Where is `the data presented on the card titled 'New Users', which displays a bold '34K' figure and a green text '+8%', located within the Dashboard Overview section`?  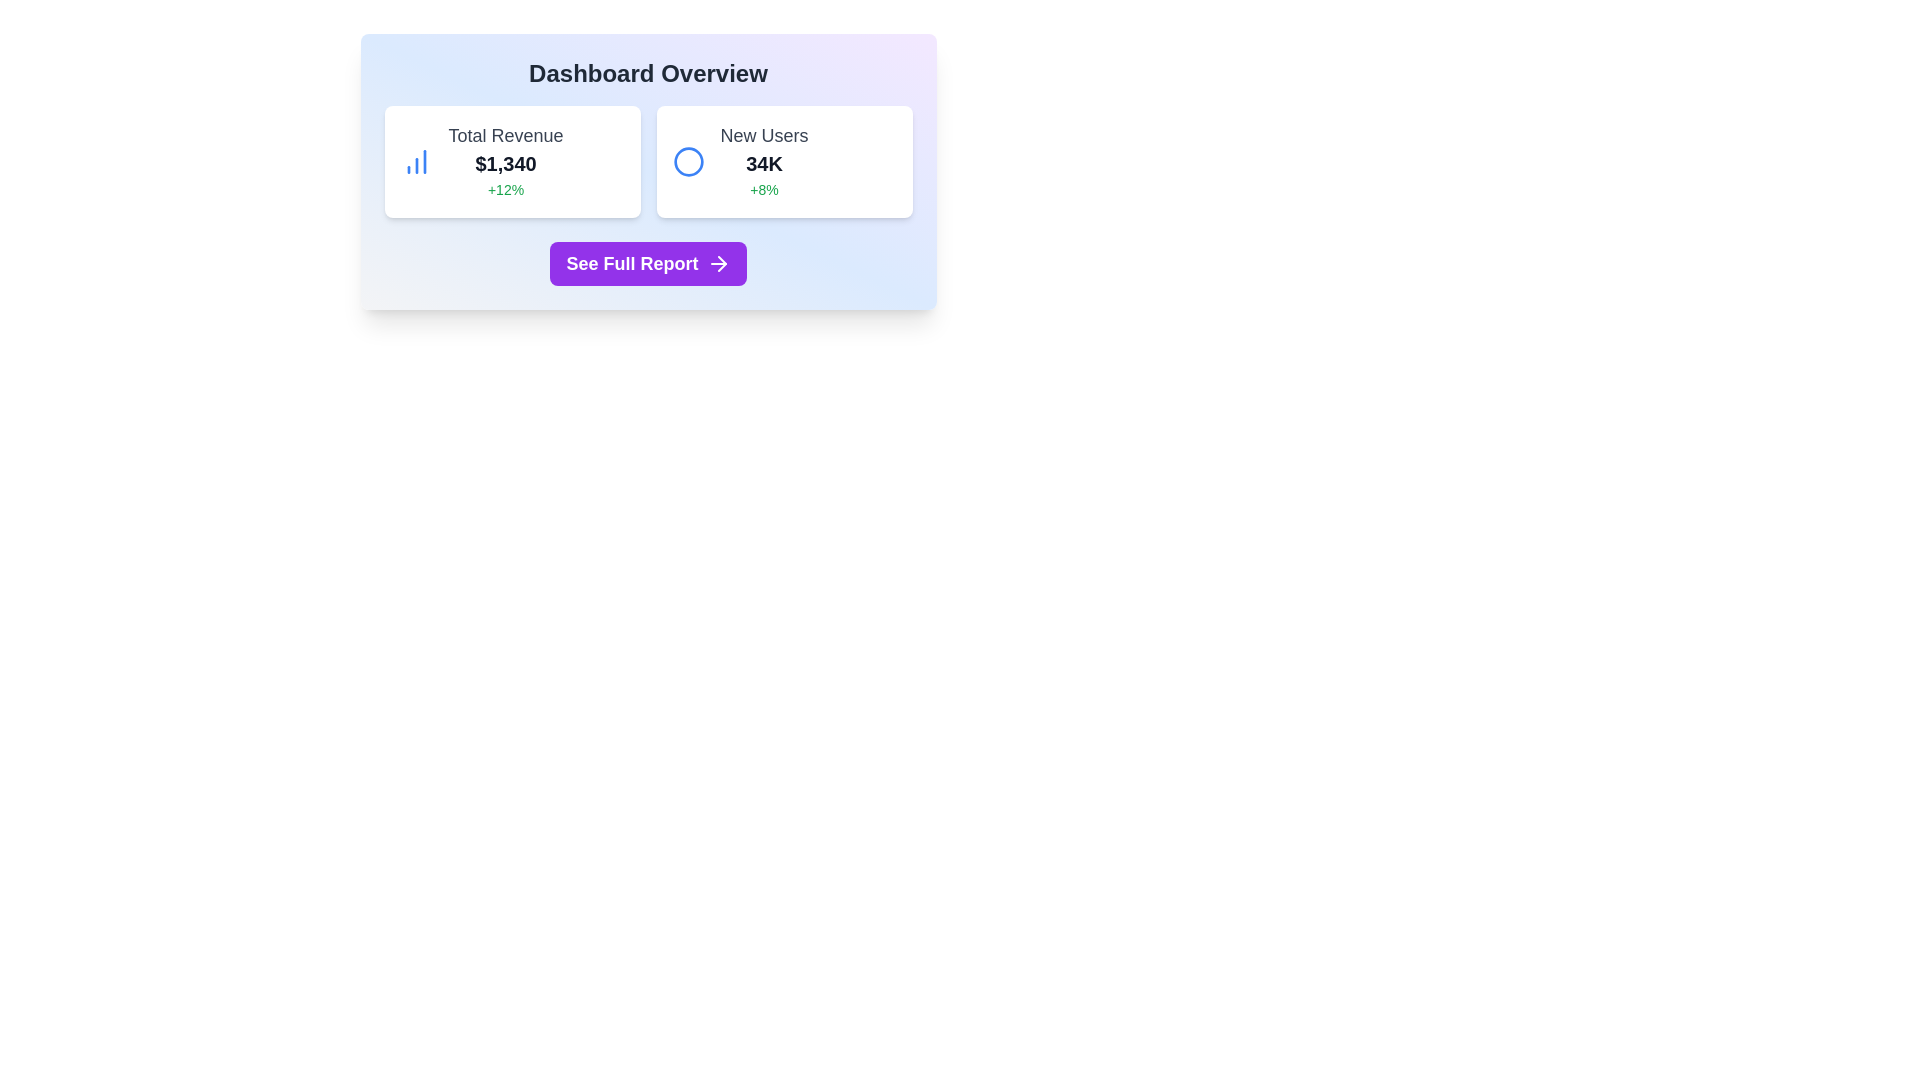
the data presented on the card titled 'New Users', which displays a bold '34K' figure and a green text '+8%', located within the Dashboard Overview section is located at coordinates (783, 161).